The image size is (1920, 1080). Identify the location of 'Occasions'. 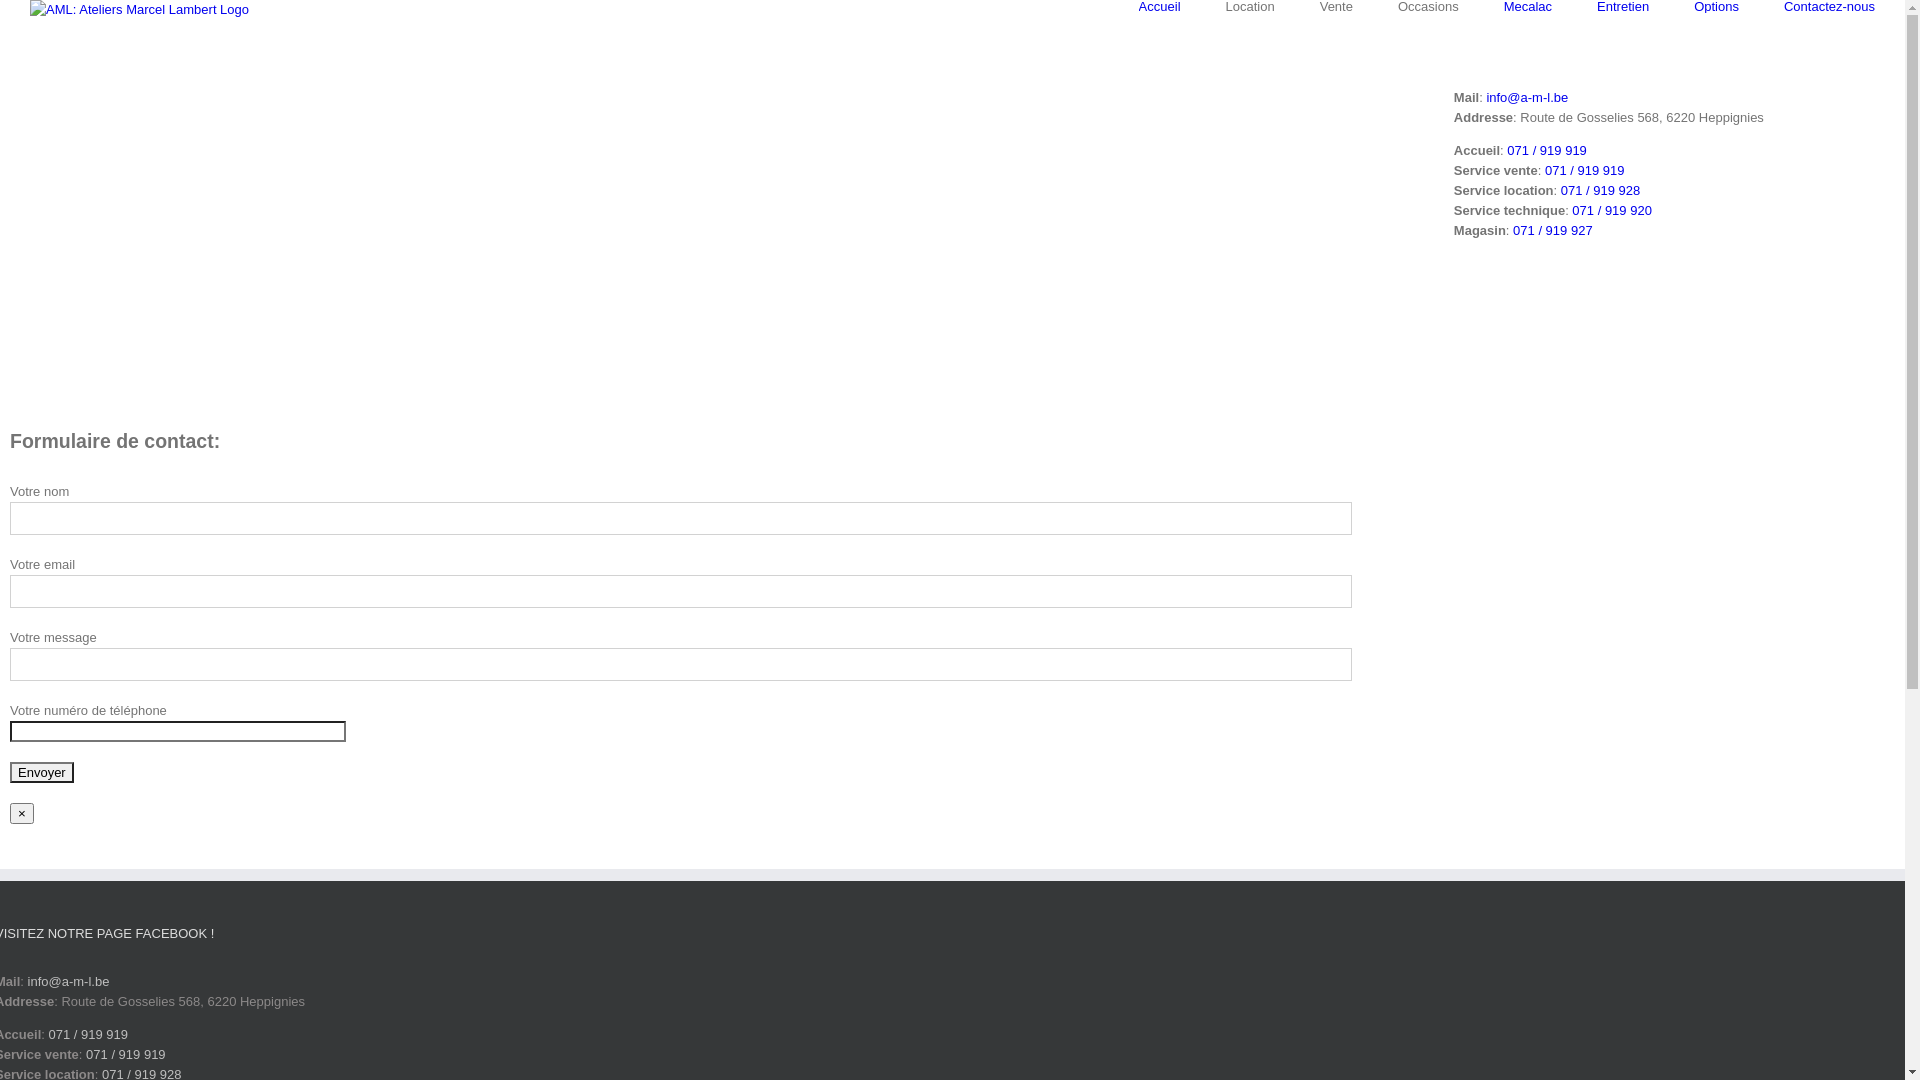
(1427, 6).